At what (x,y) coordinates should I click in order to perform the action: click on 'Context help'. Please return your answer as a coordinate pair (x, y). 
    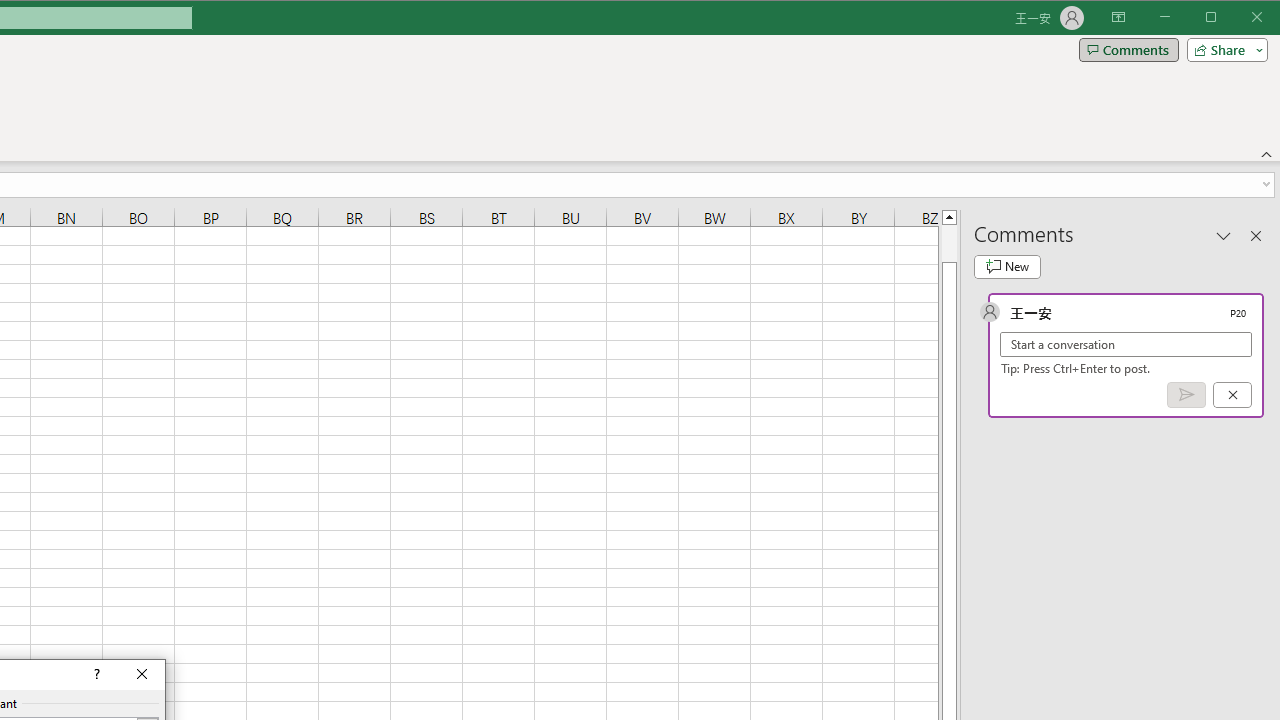
    Looking at the image, I should click on (94, 675).